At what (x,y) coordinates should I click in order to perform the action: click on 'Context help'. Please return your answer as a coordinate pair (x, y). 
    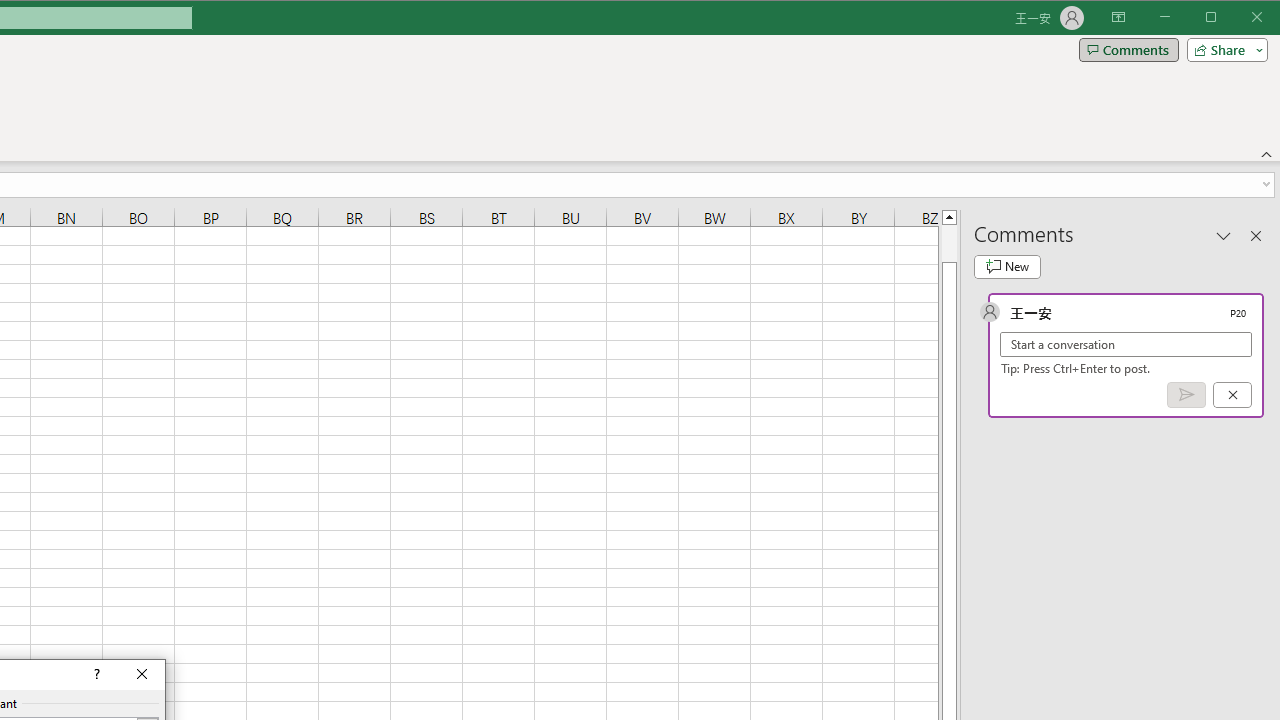
    Looking at the image, I should click on (94, 675).